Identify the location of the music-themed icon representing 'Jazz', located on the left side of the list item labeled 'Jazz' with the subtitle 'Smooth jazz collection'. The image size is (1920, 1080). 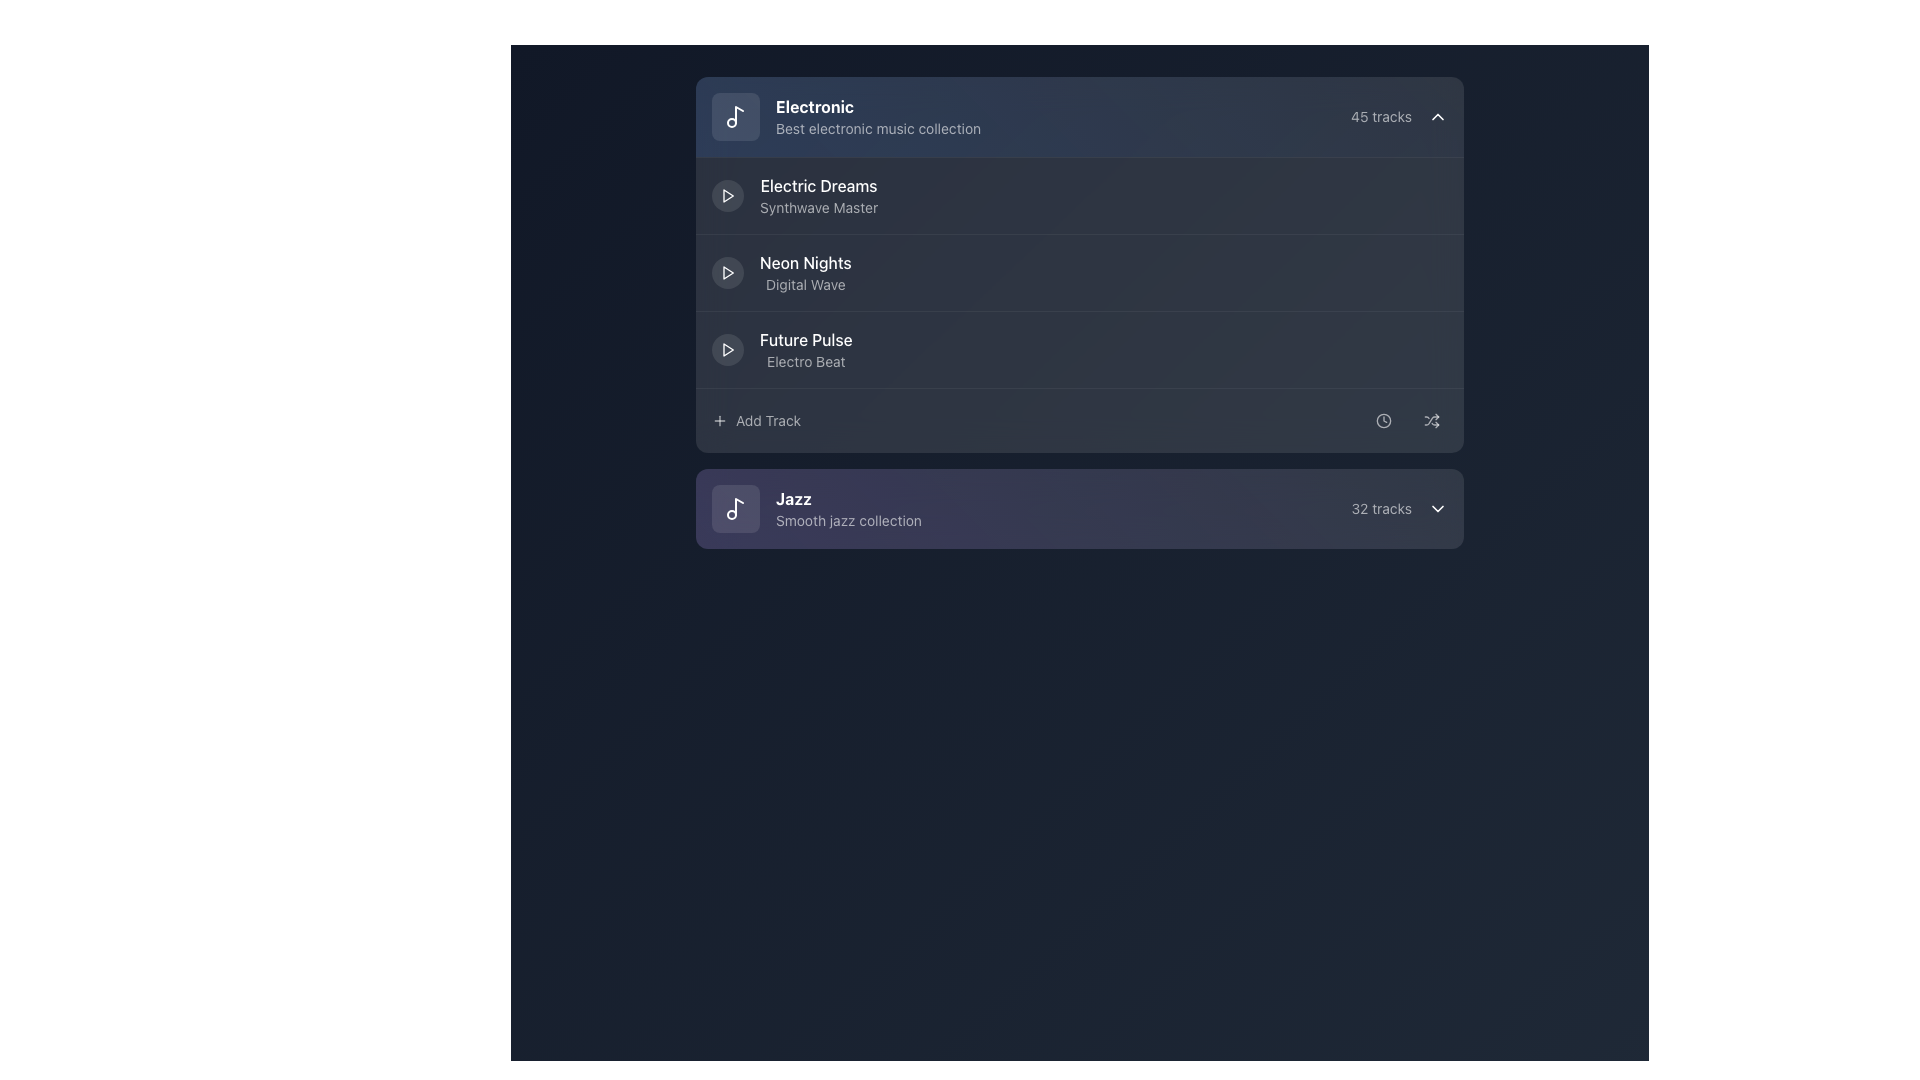
(734, 508).